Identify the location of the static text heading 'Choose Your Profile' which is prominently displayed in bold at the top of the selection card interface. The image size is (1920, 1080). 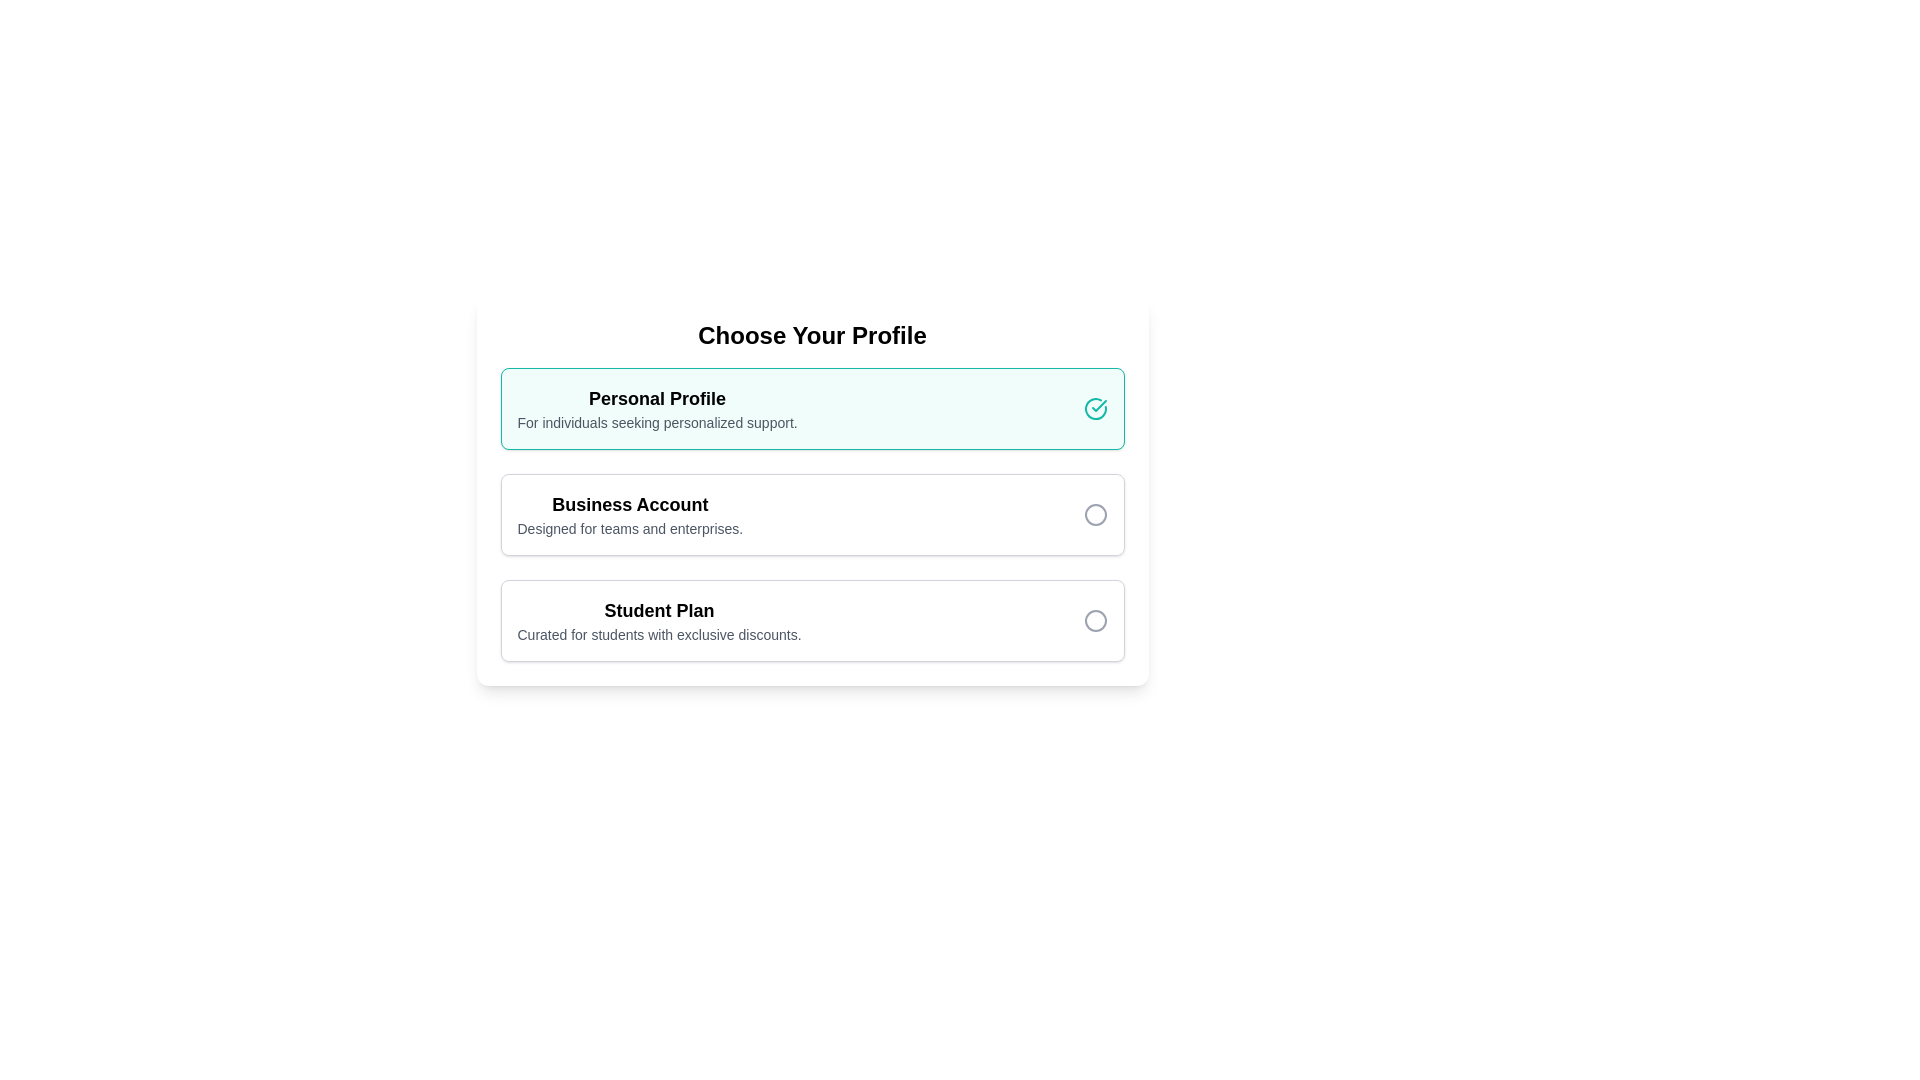
(812, 334).